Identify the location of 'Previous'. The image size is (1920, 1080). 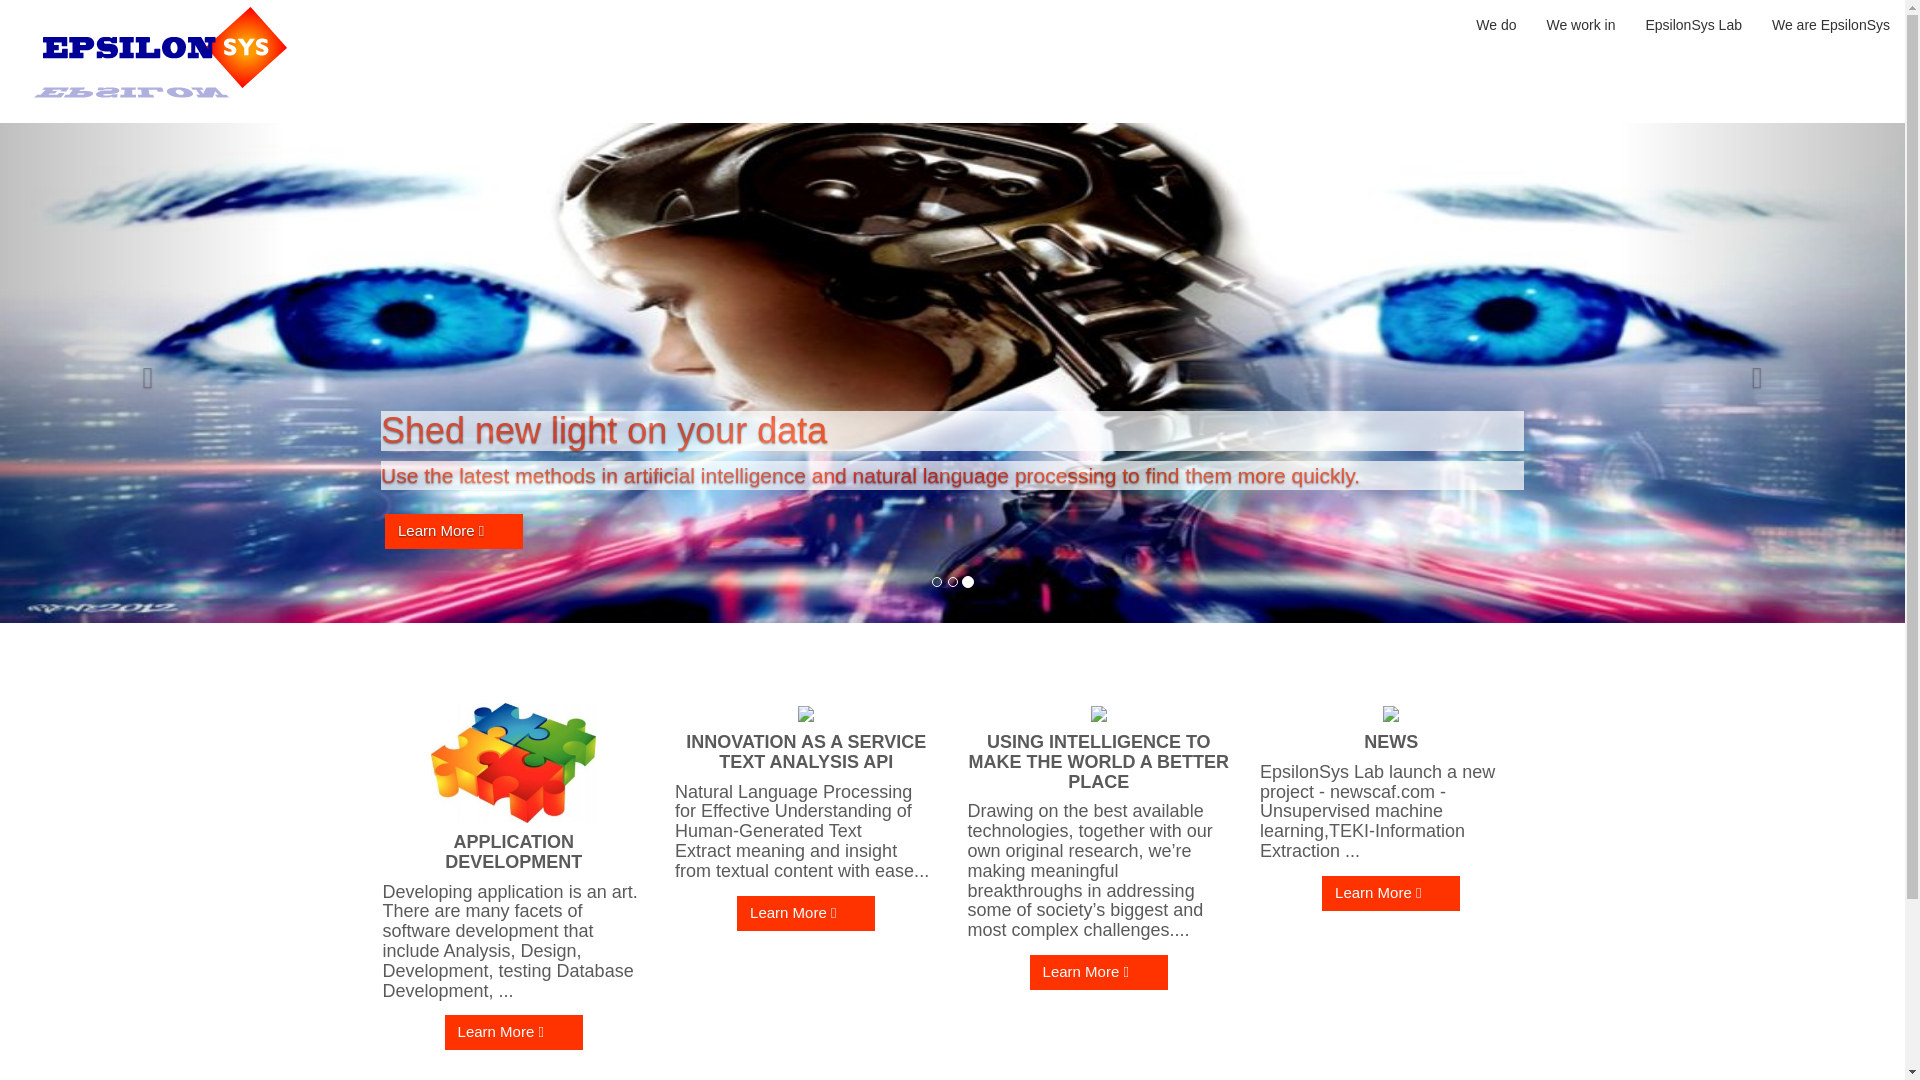
(142, 373).